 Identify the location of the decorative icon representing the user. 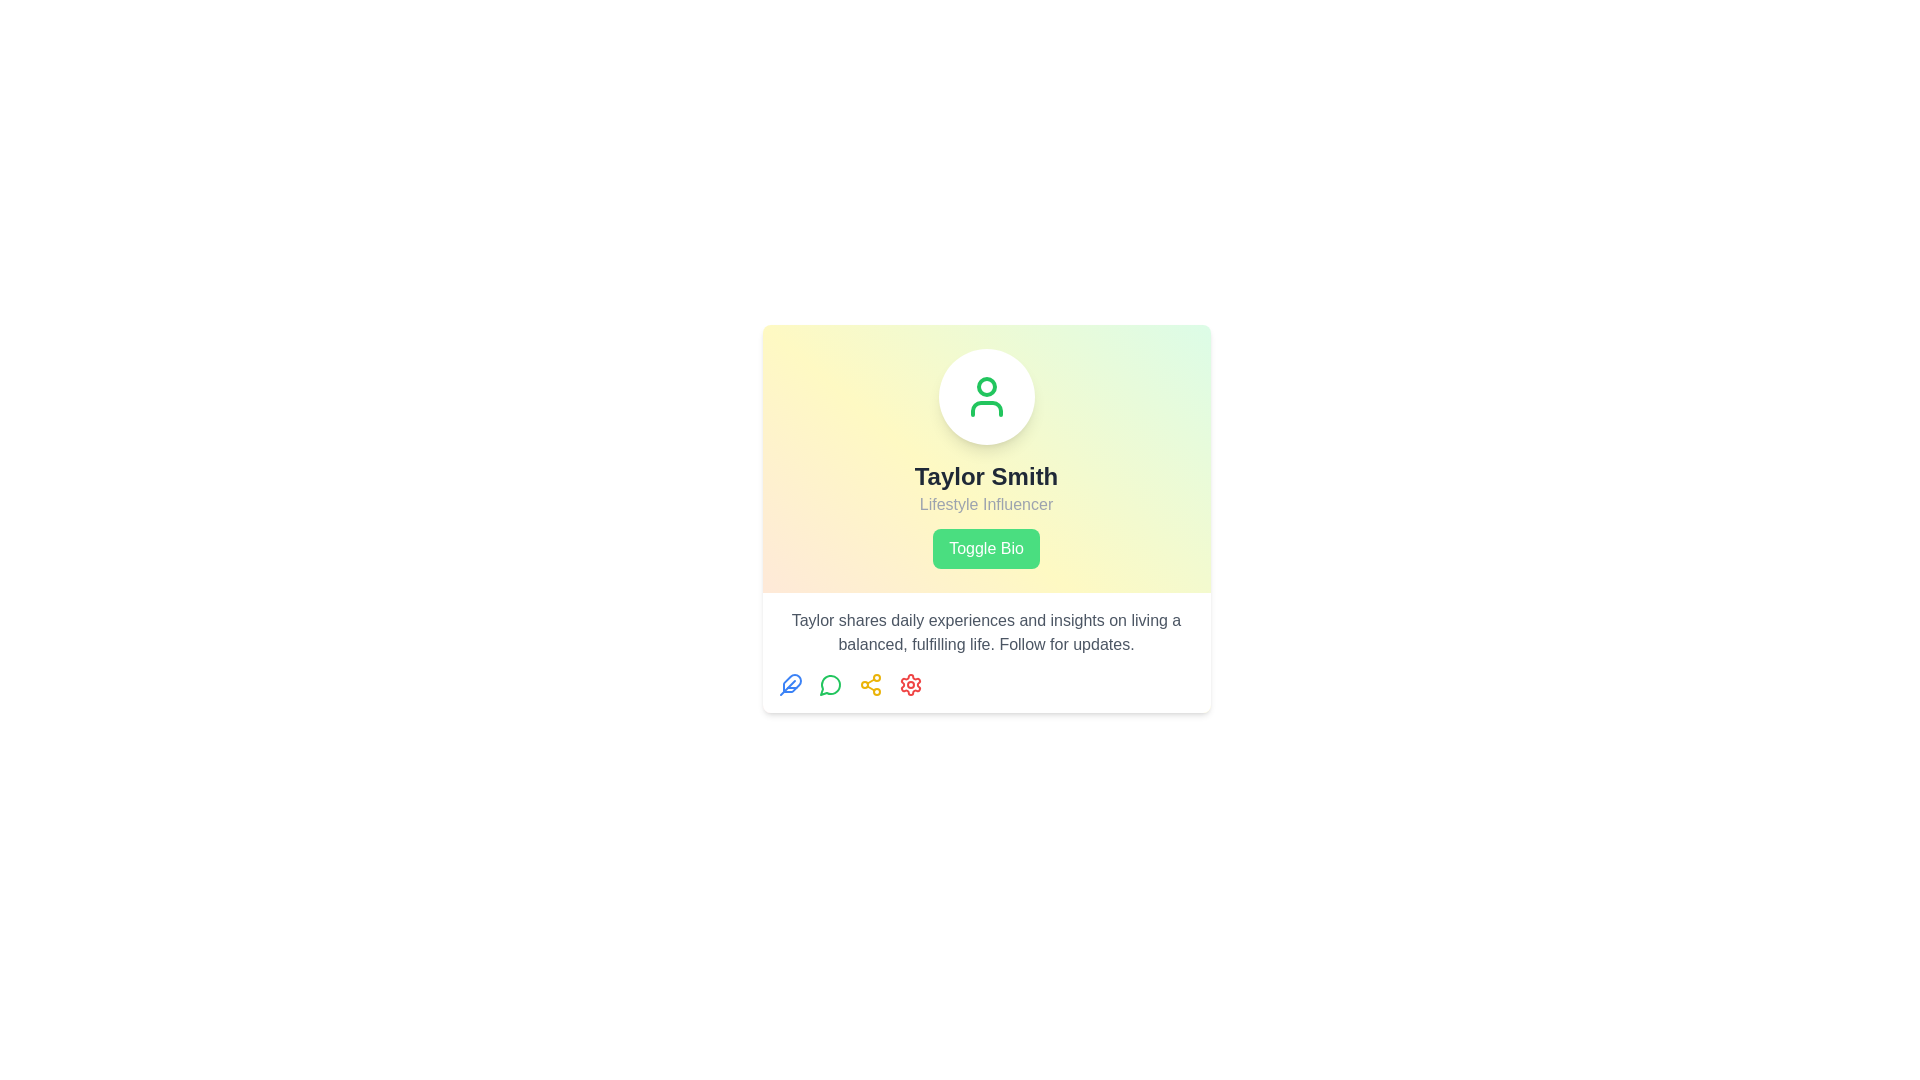
(986, 397).